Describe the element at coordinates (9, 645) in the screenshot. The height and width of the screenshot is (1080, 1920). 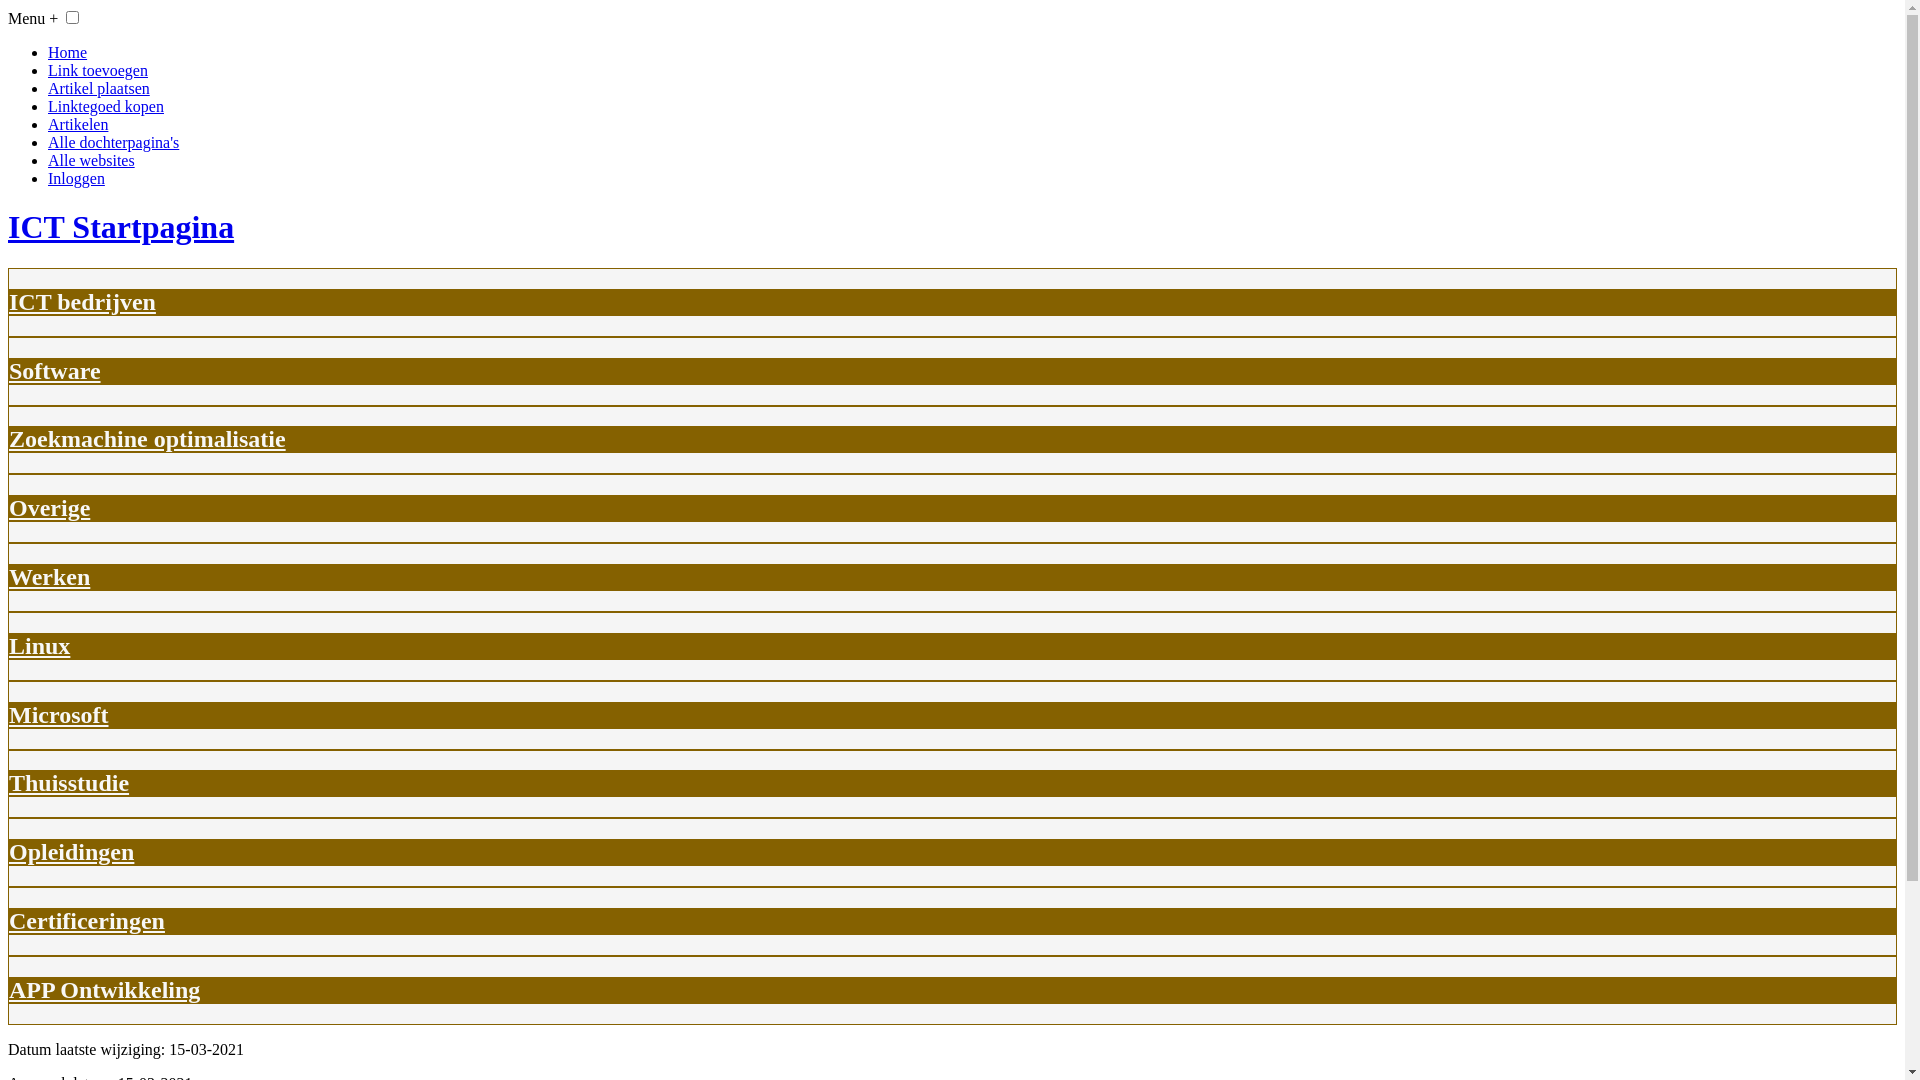
I see `'Linux'` at that location.